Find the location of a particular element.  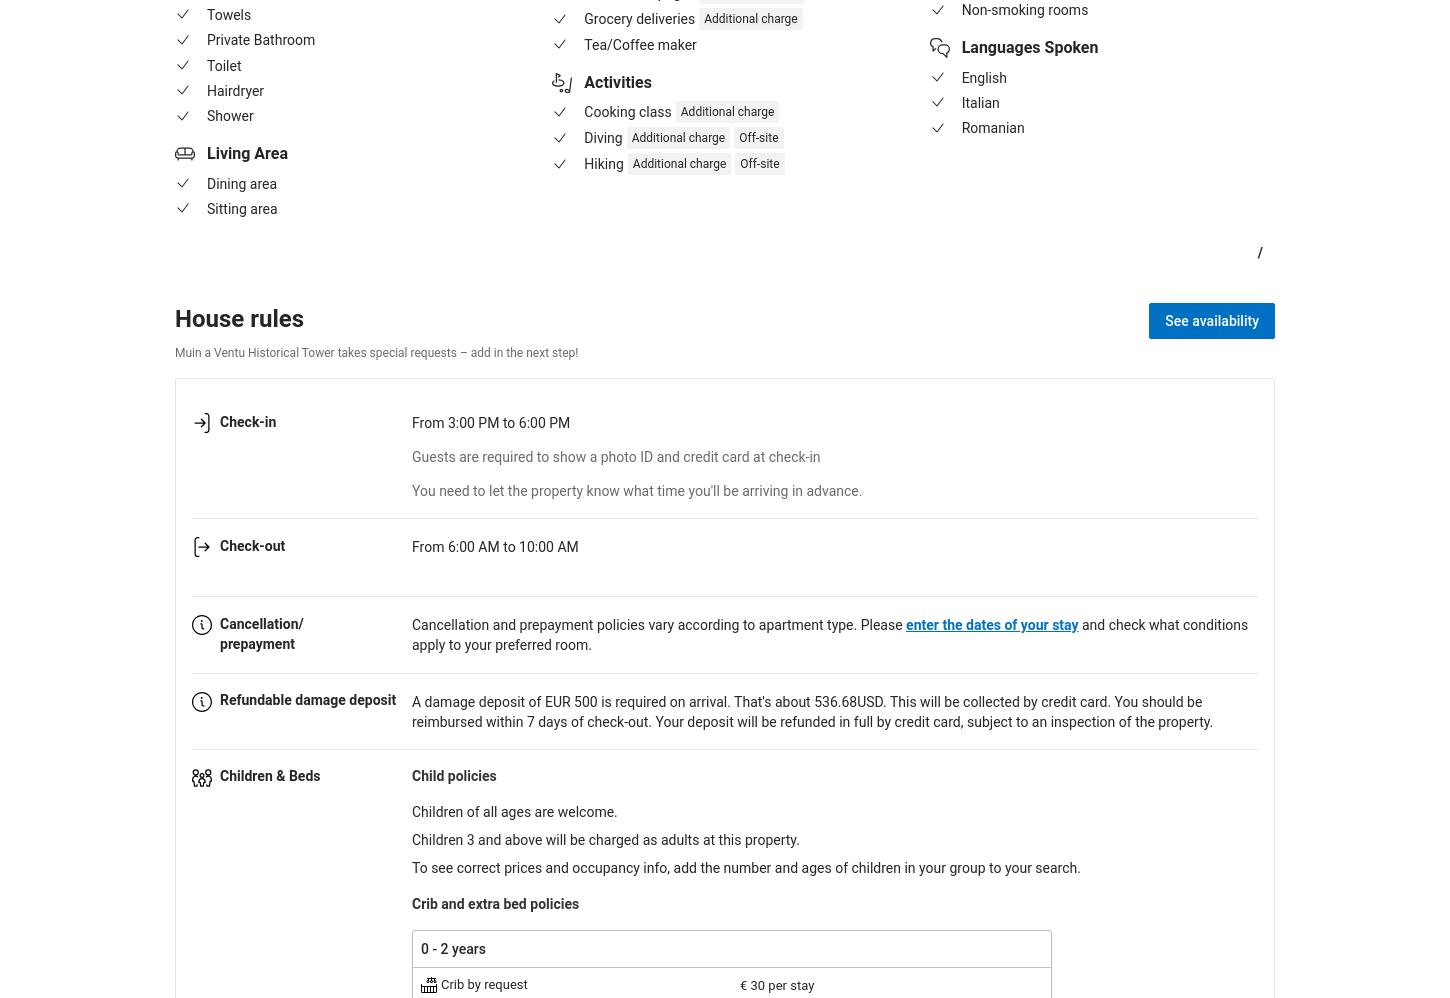

'Check-in' is located at coordinates (247, 420).